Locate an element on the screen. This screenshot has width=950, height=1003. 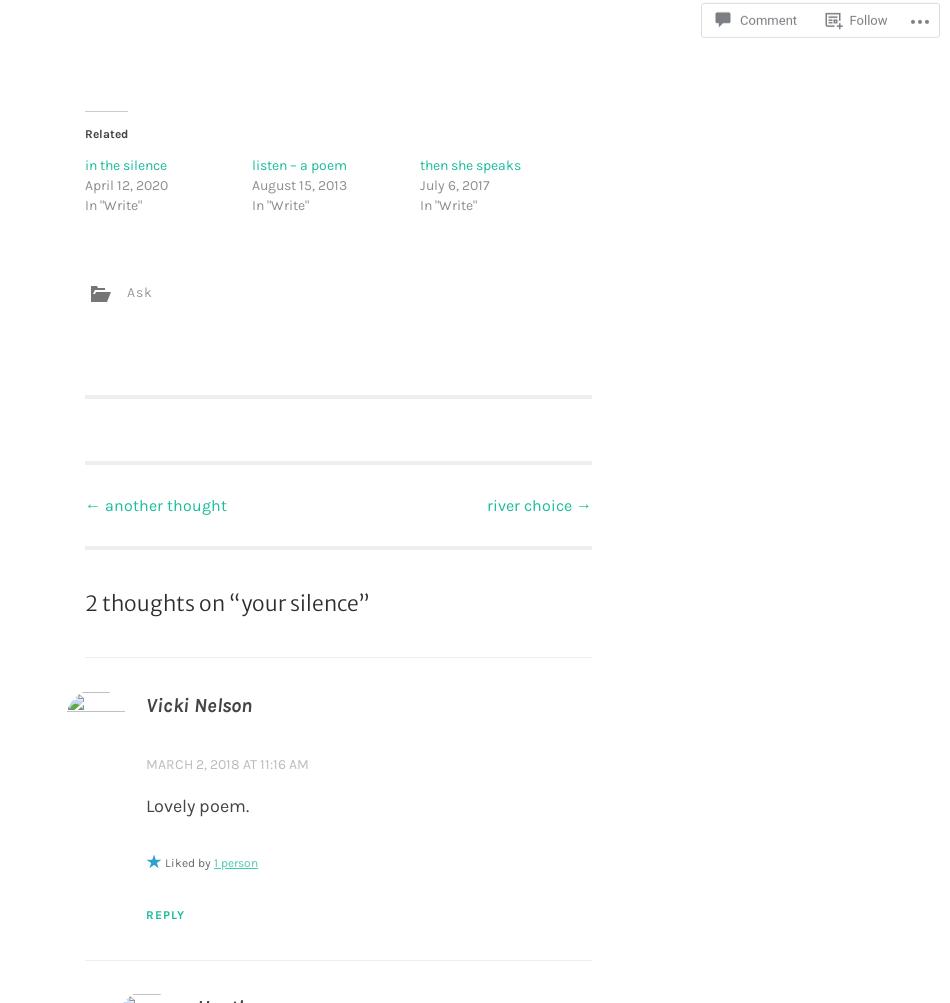
'Ask' is located at coordinates (140, 292).